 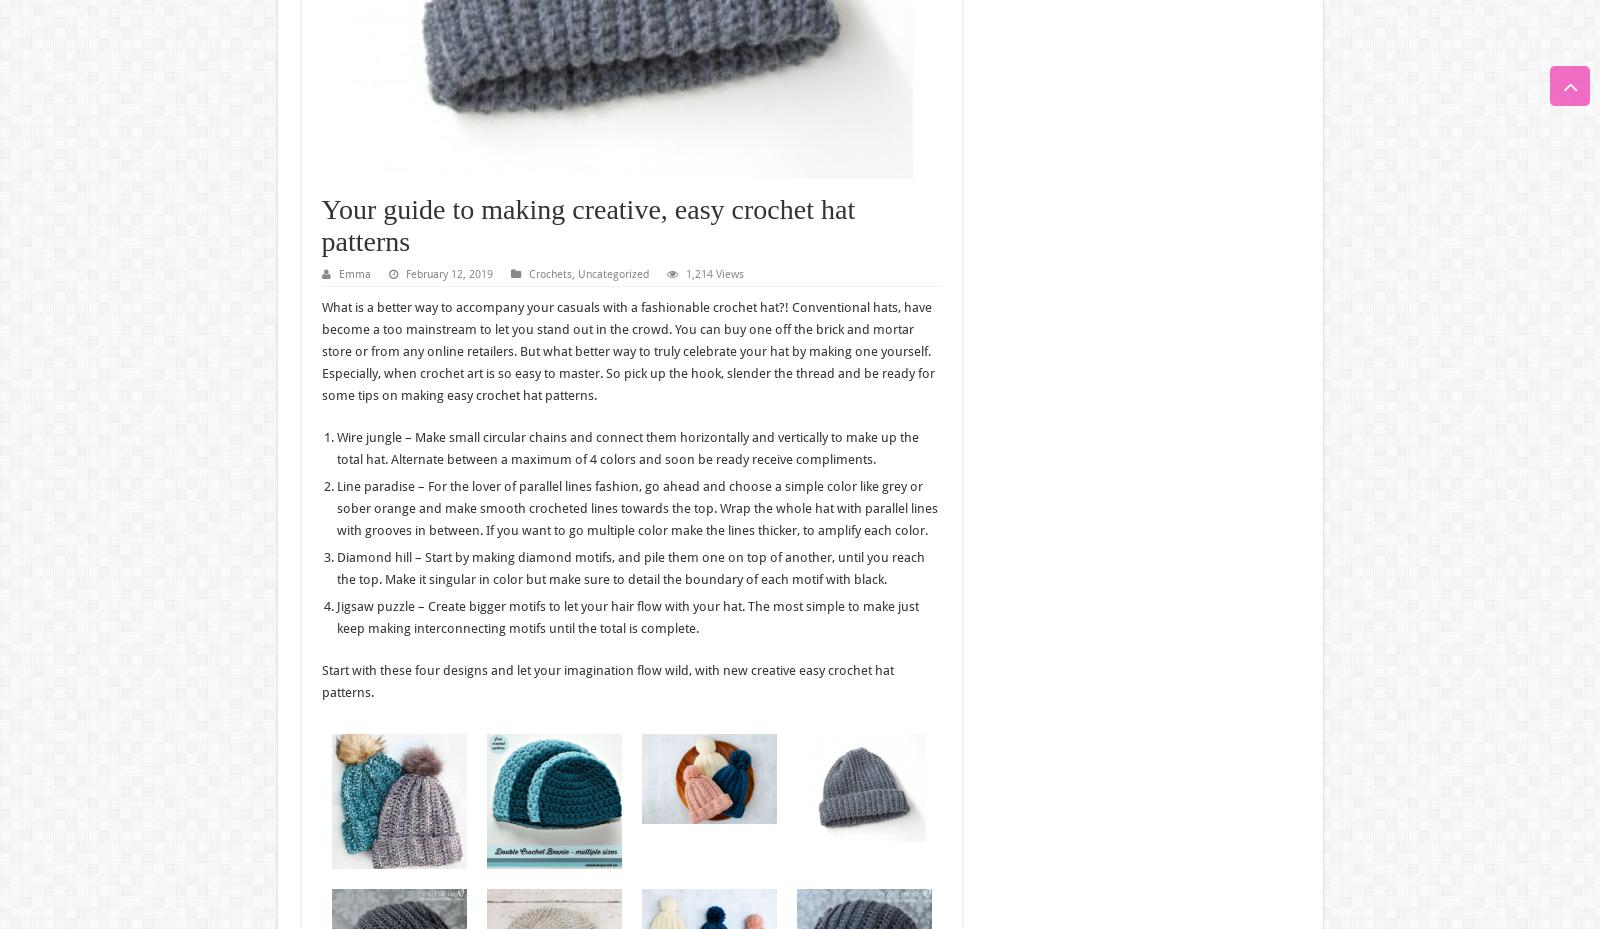 What do you see at coordinates (573, 273) in the screenshot?
I see `','` at bounding box center [573, 273].